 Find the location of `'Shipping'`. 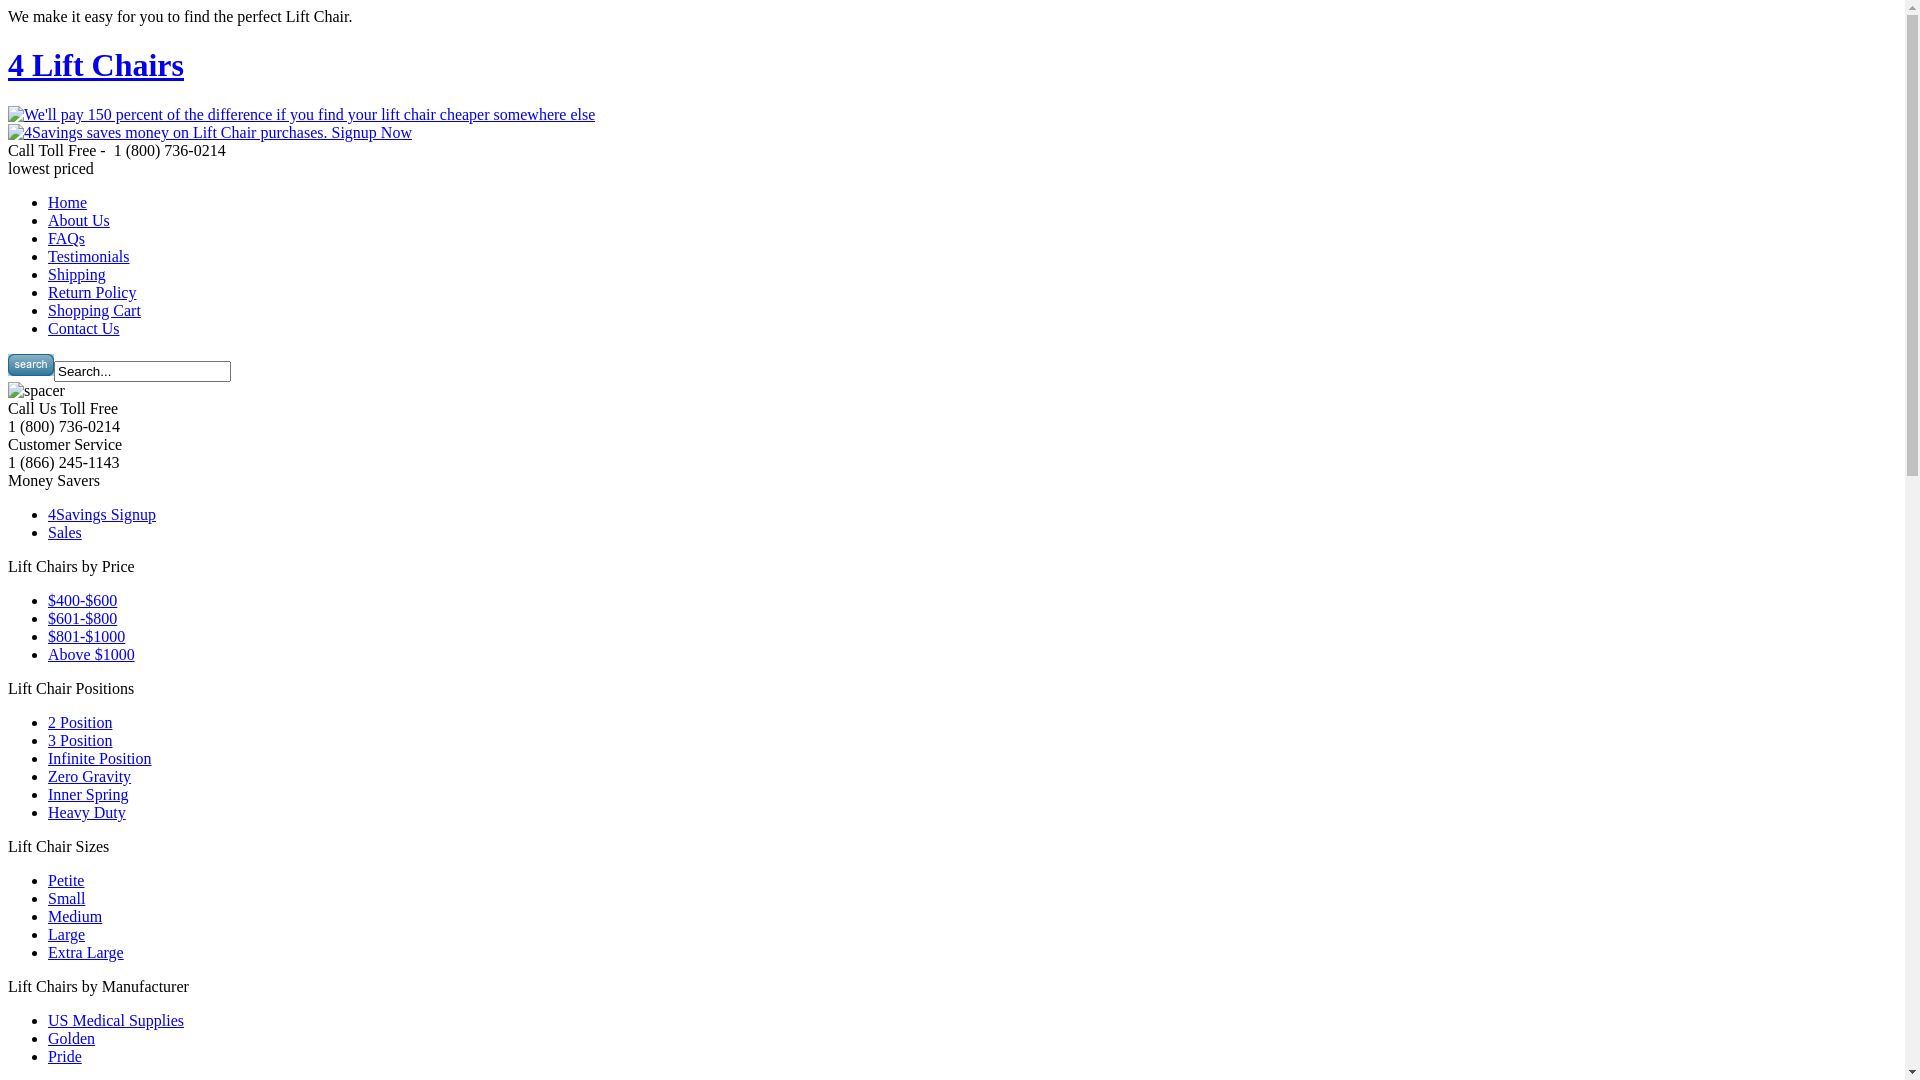

'Shipping' is located at coordinates (76, 274).